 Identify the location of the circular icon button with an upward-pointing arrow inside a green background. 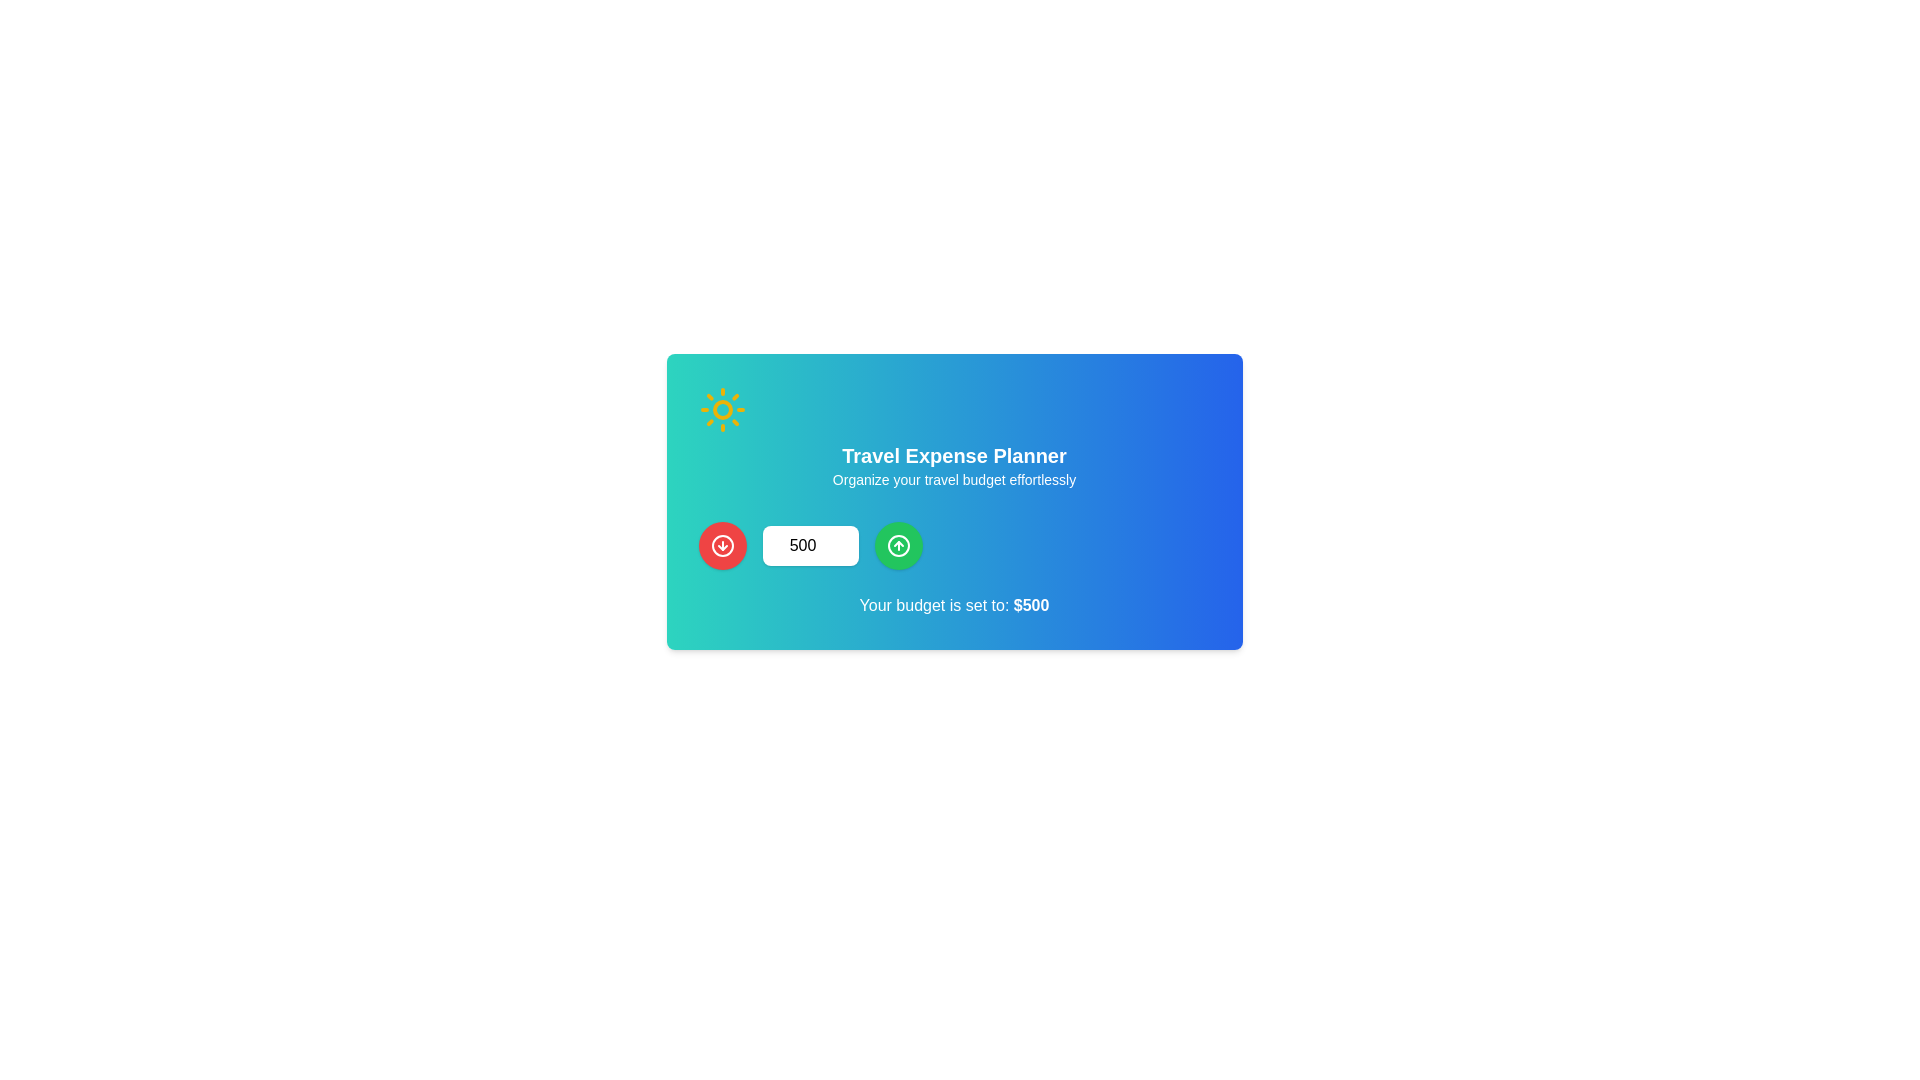
(897, 546).